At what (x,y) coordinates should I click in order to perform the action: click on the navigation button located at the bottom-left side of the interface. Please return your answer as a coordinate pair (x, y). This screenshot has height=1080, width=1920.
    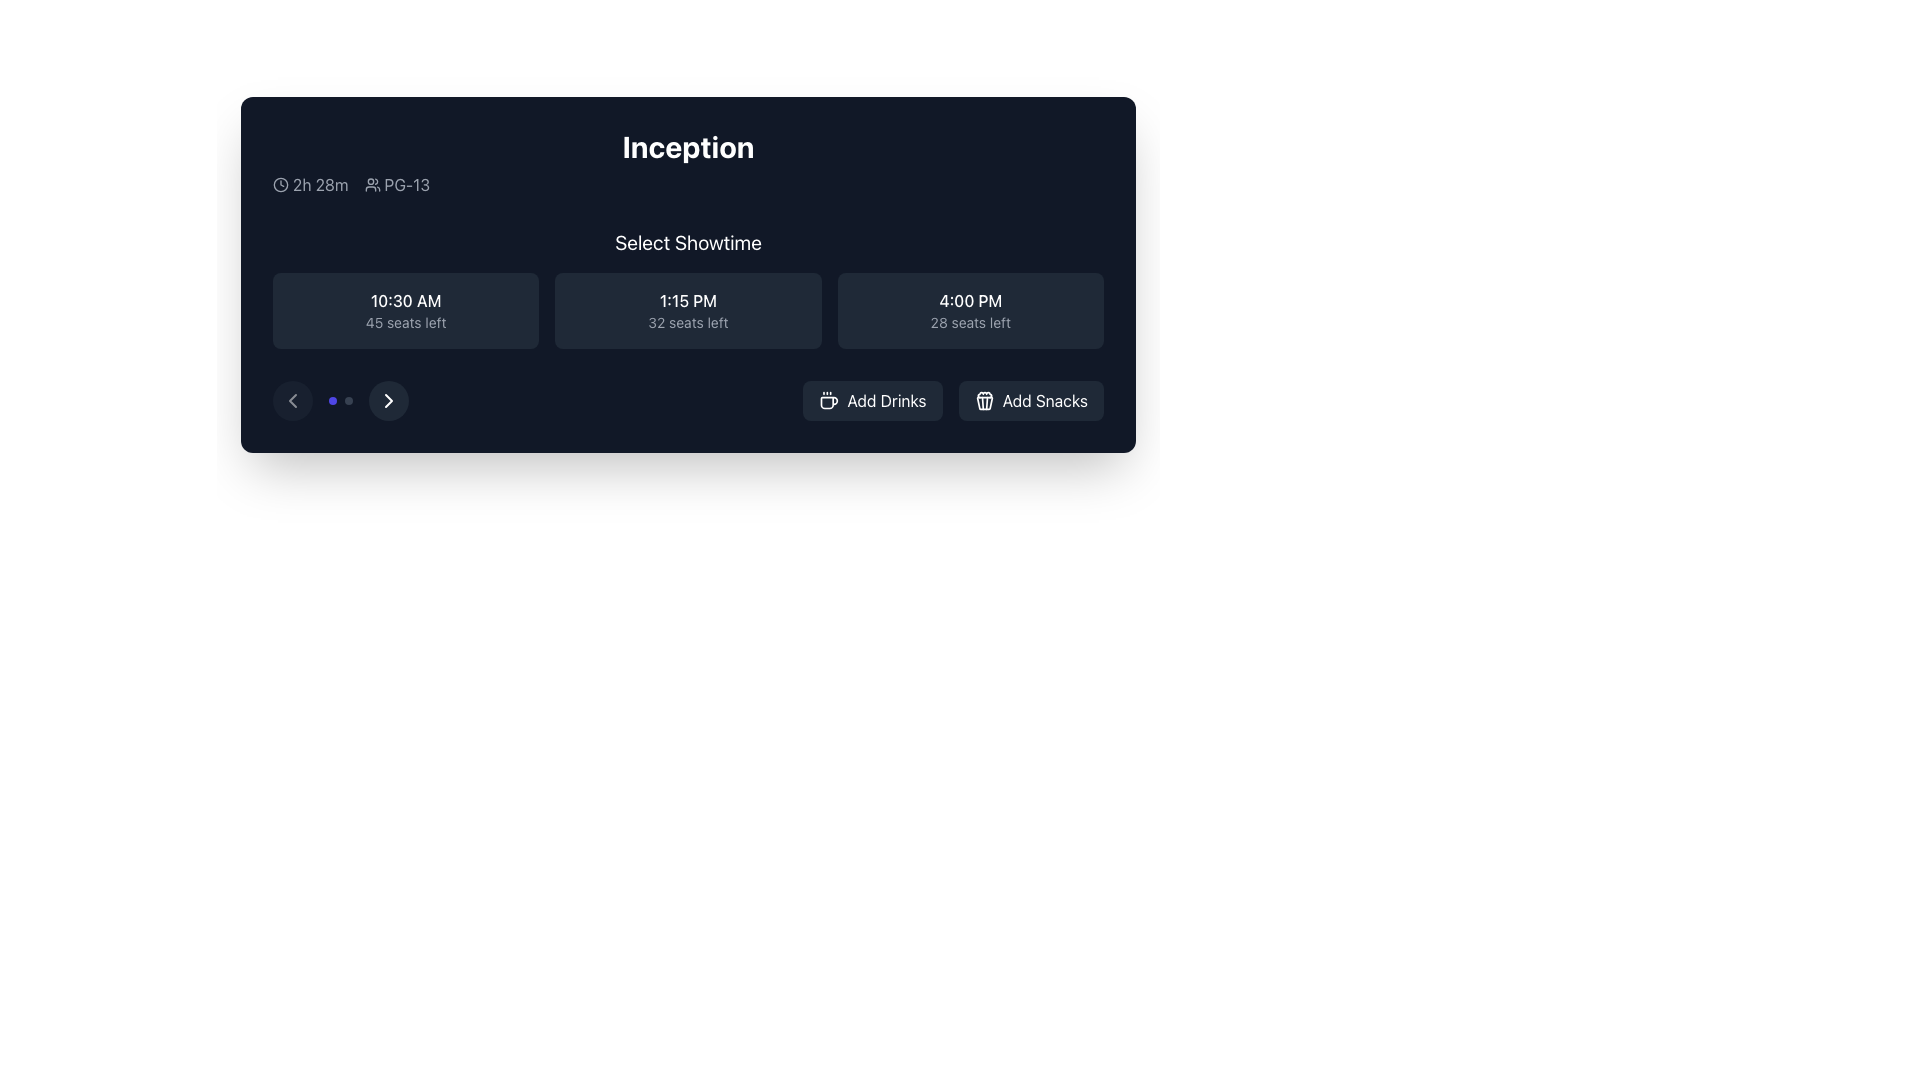
    Looking at the image, I should click on (291, 401).